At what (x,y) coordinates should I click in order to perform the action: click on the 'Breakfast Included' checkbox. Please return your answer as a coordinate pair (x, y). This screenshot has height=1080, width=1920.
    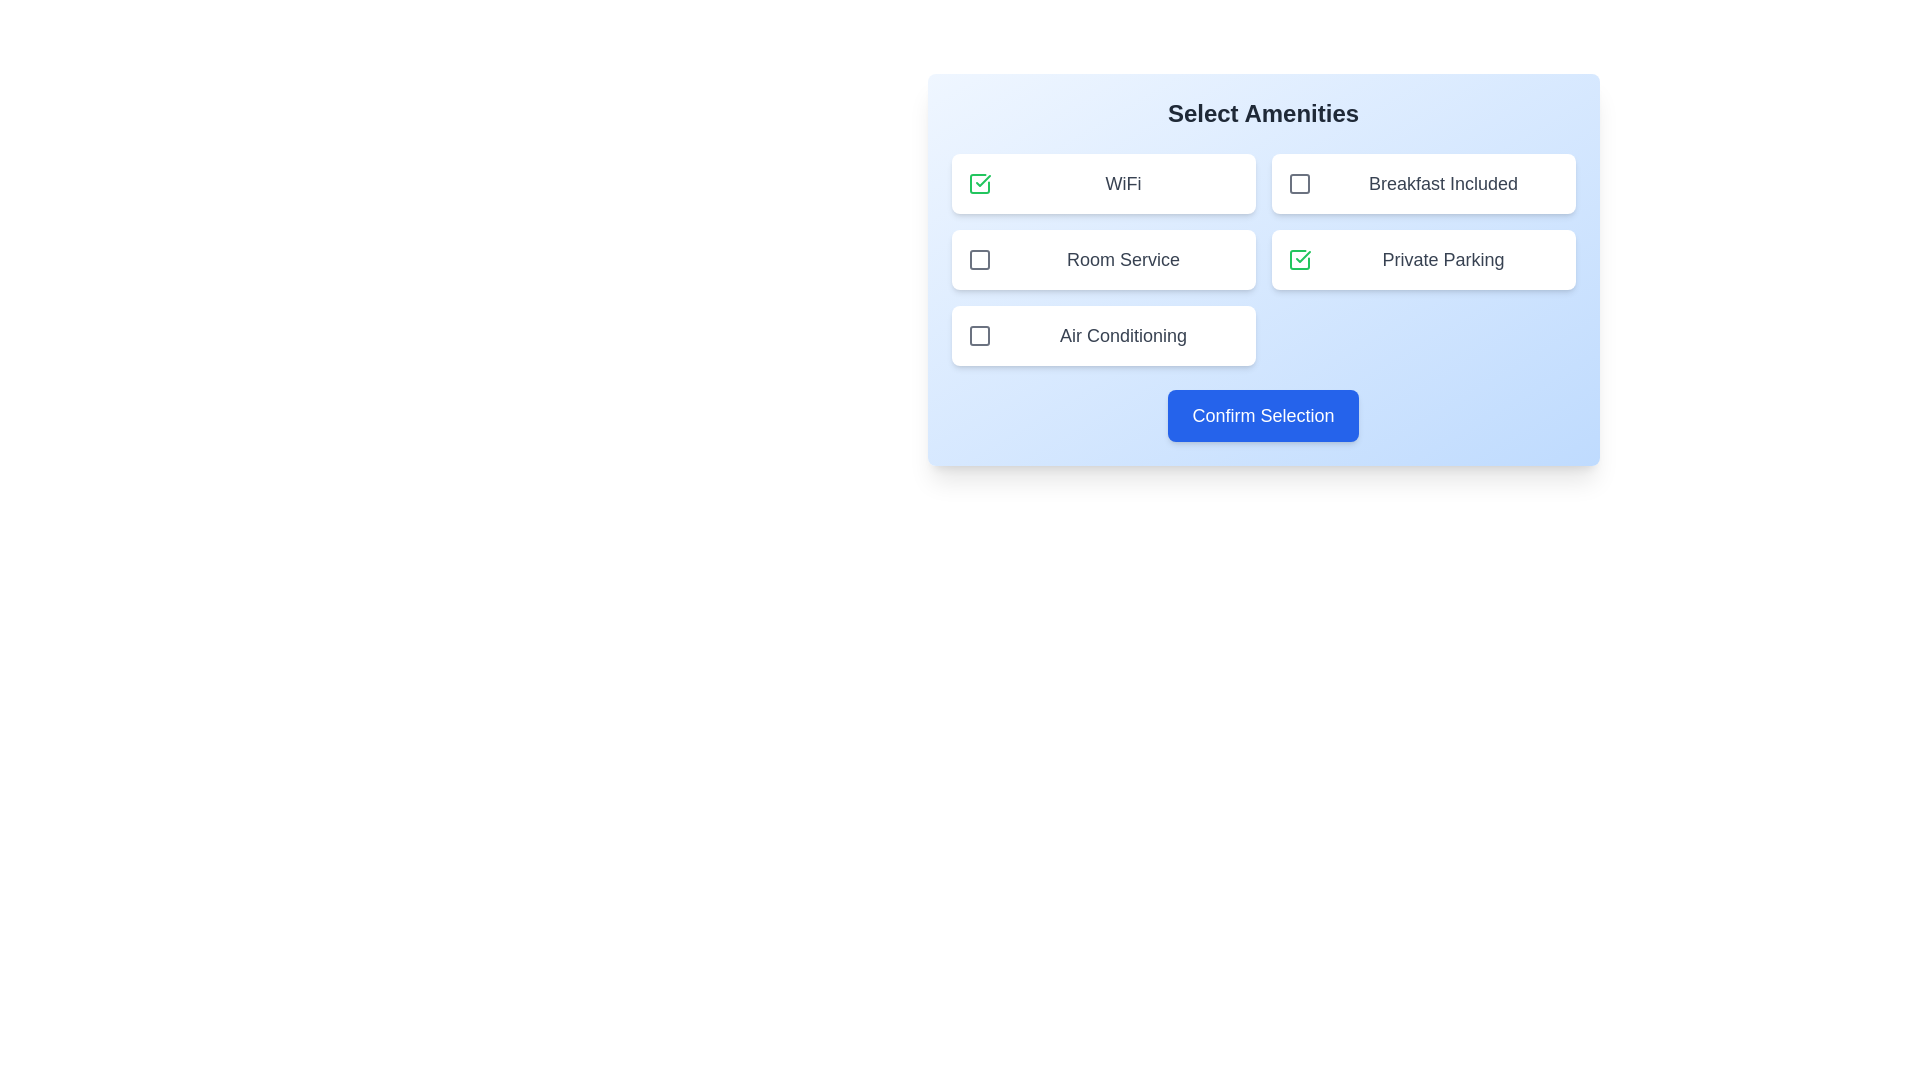
    Looking at the image, I should click on (1299, 184).